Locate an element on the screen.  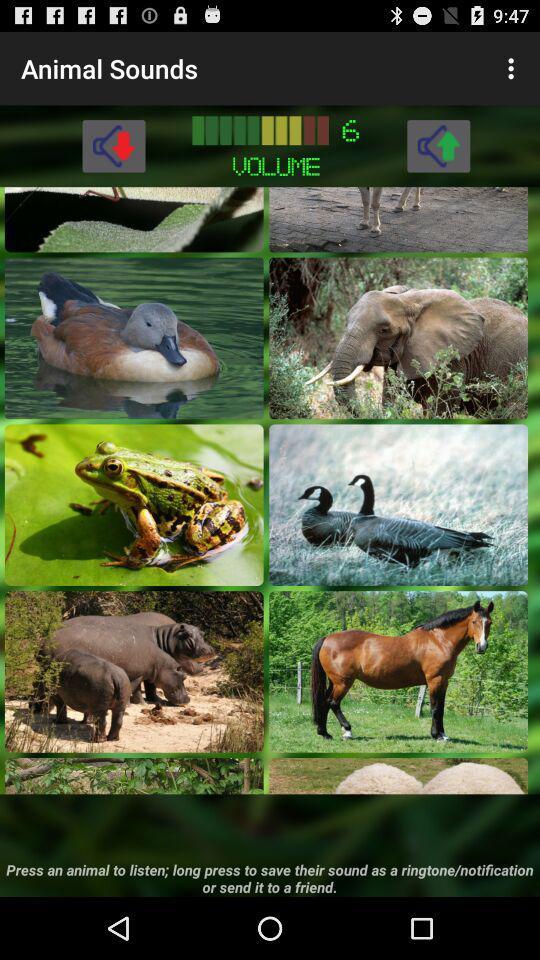
clickable sound file is located at coordinates (134, 503).